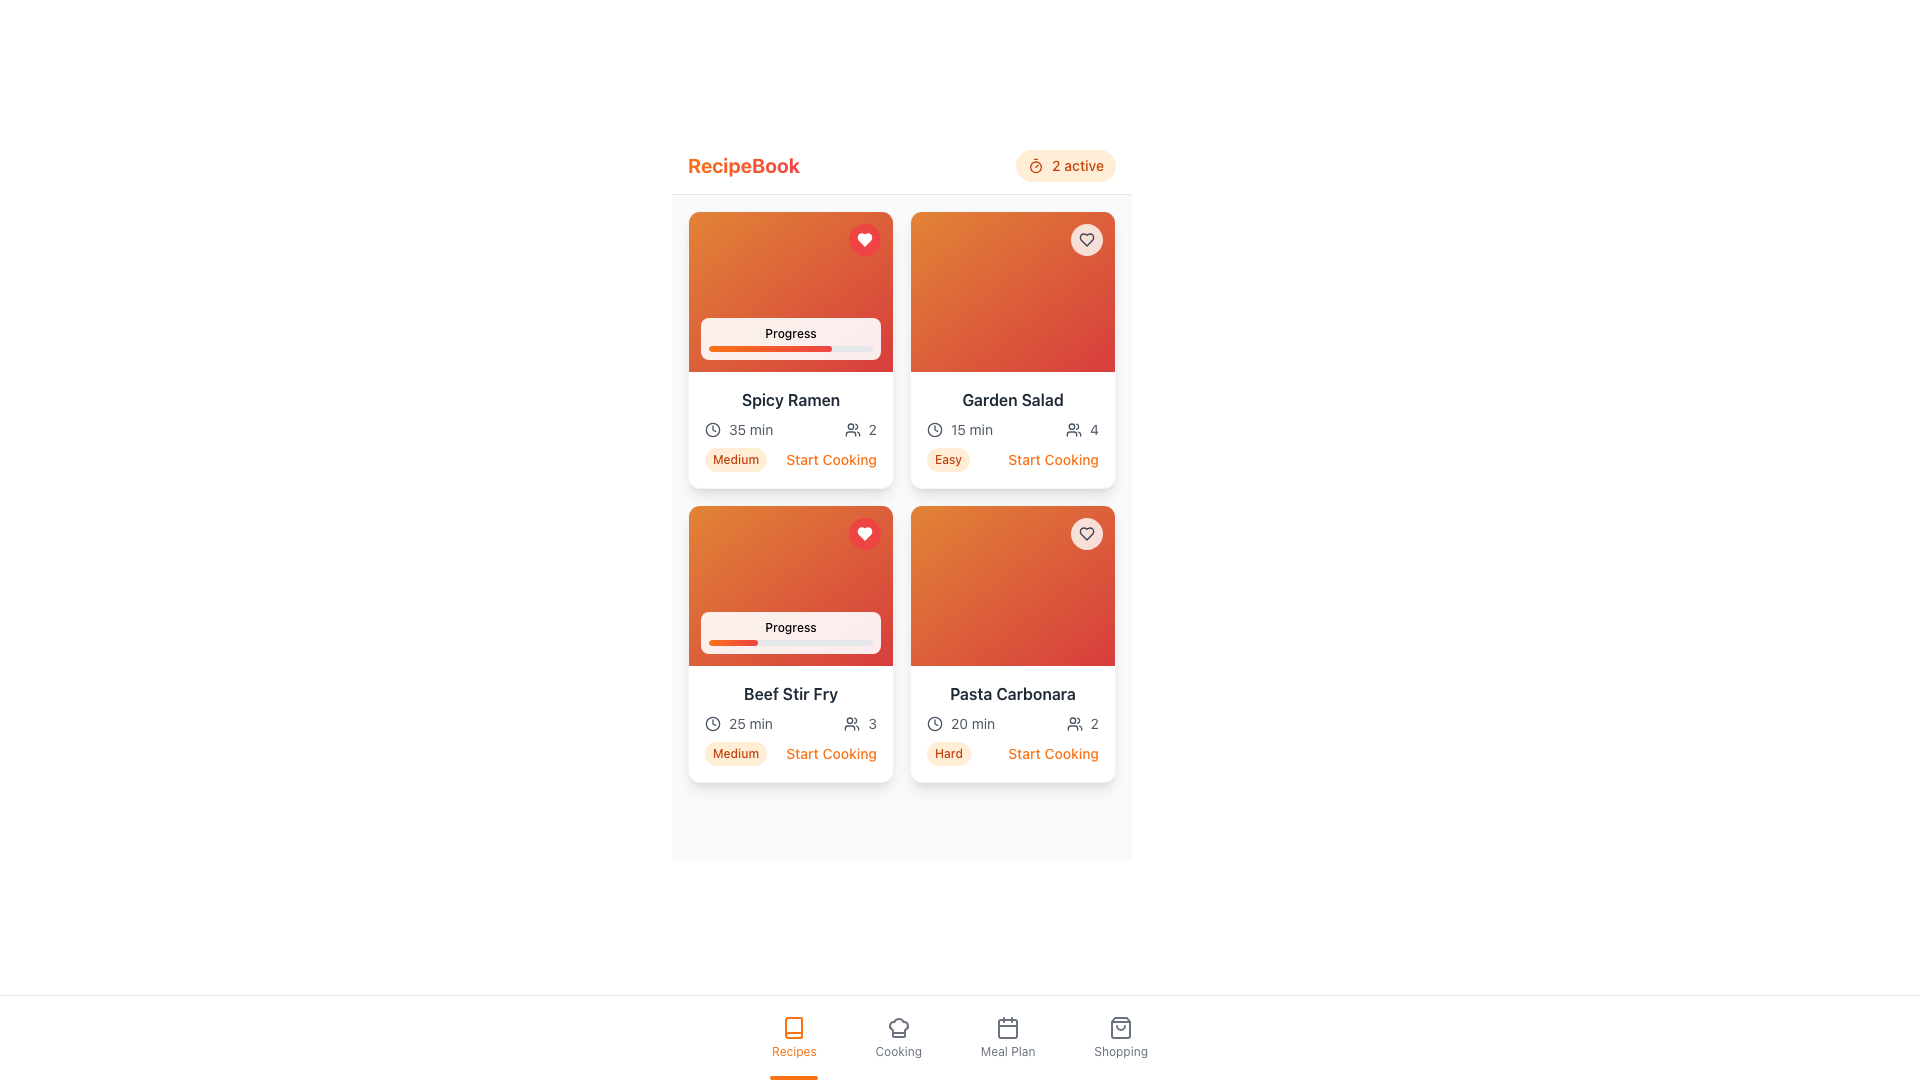 The image size is (1920, 1080). Describe the element at coordinates (769, 347) in the screenshot. I see `the progress indicator segment of the 'Spicy Ramen' progress bar, which is located three-quarters of the way through the bar and centered below the text 'Progress'` at that location.